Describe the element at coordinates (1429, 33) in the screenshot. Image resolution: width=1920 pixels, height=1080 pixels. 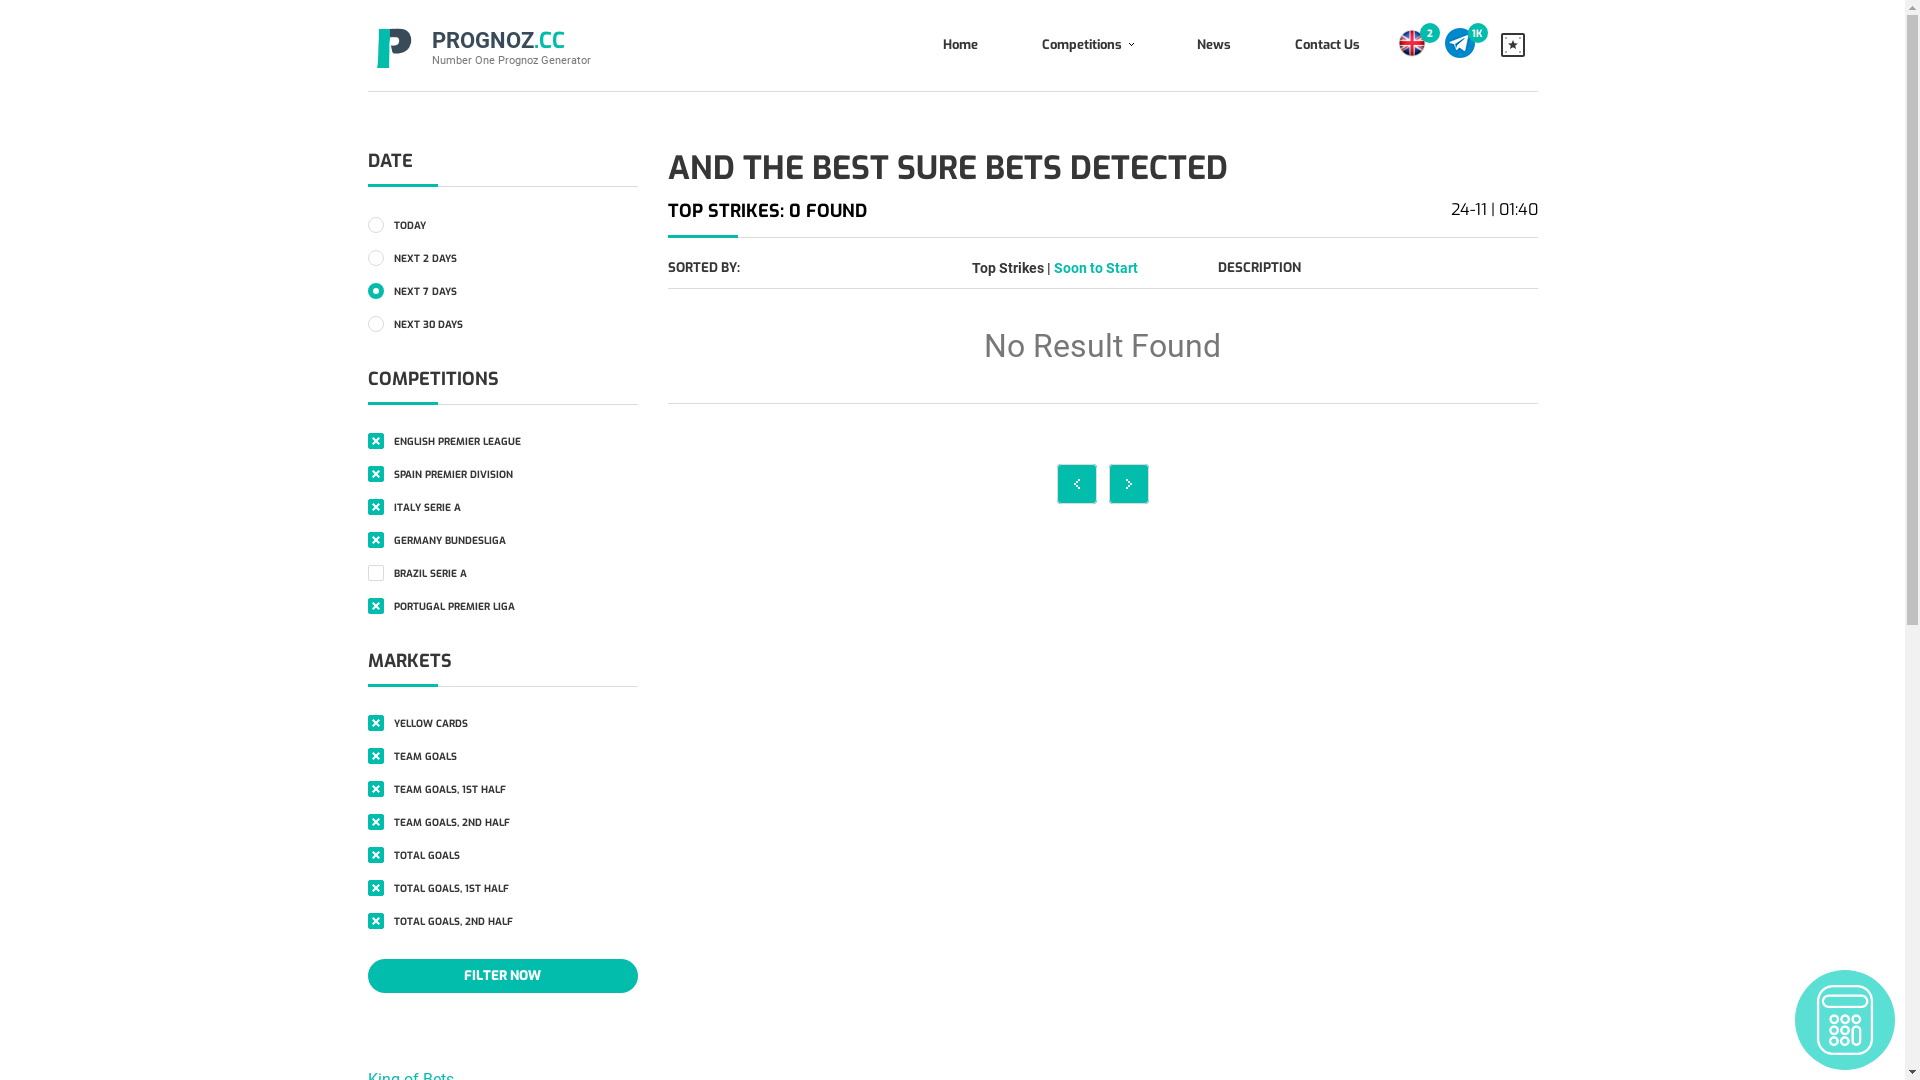
I see `'2'` at that location.